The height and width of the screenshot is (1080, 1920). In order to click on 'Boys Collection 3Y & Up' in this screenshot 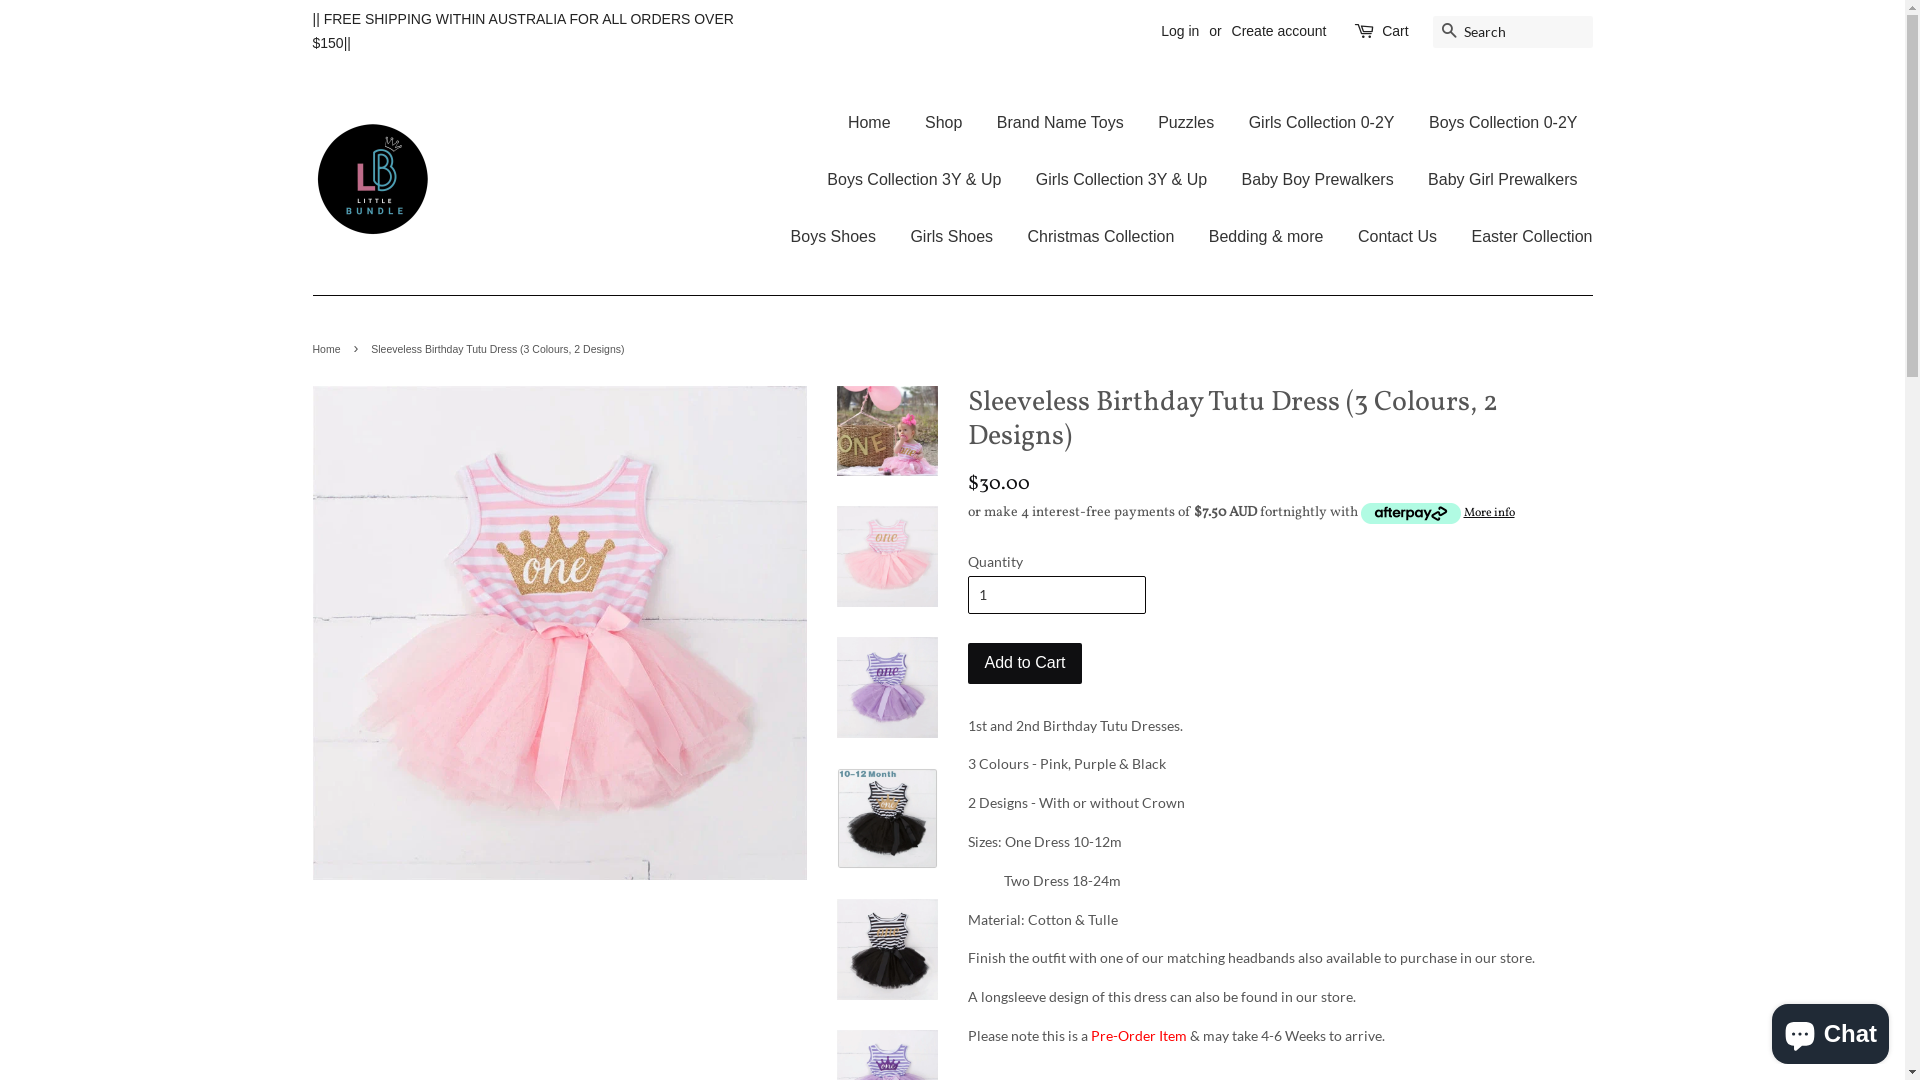, I will do `click(912, 178)`.